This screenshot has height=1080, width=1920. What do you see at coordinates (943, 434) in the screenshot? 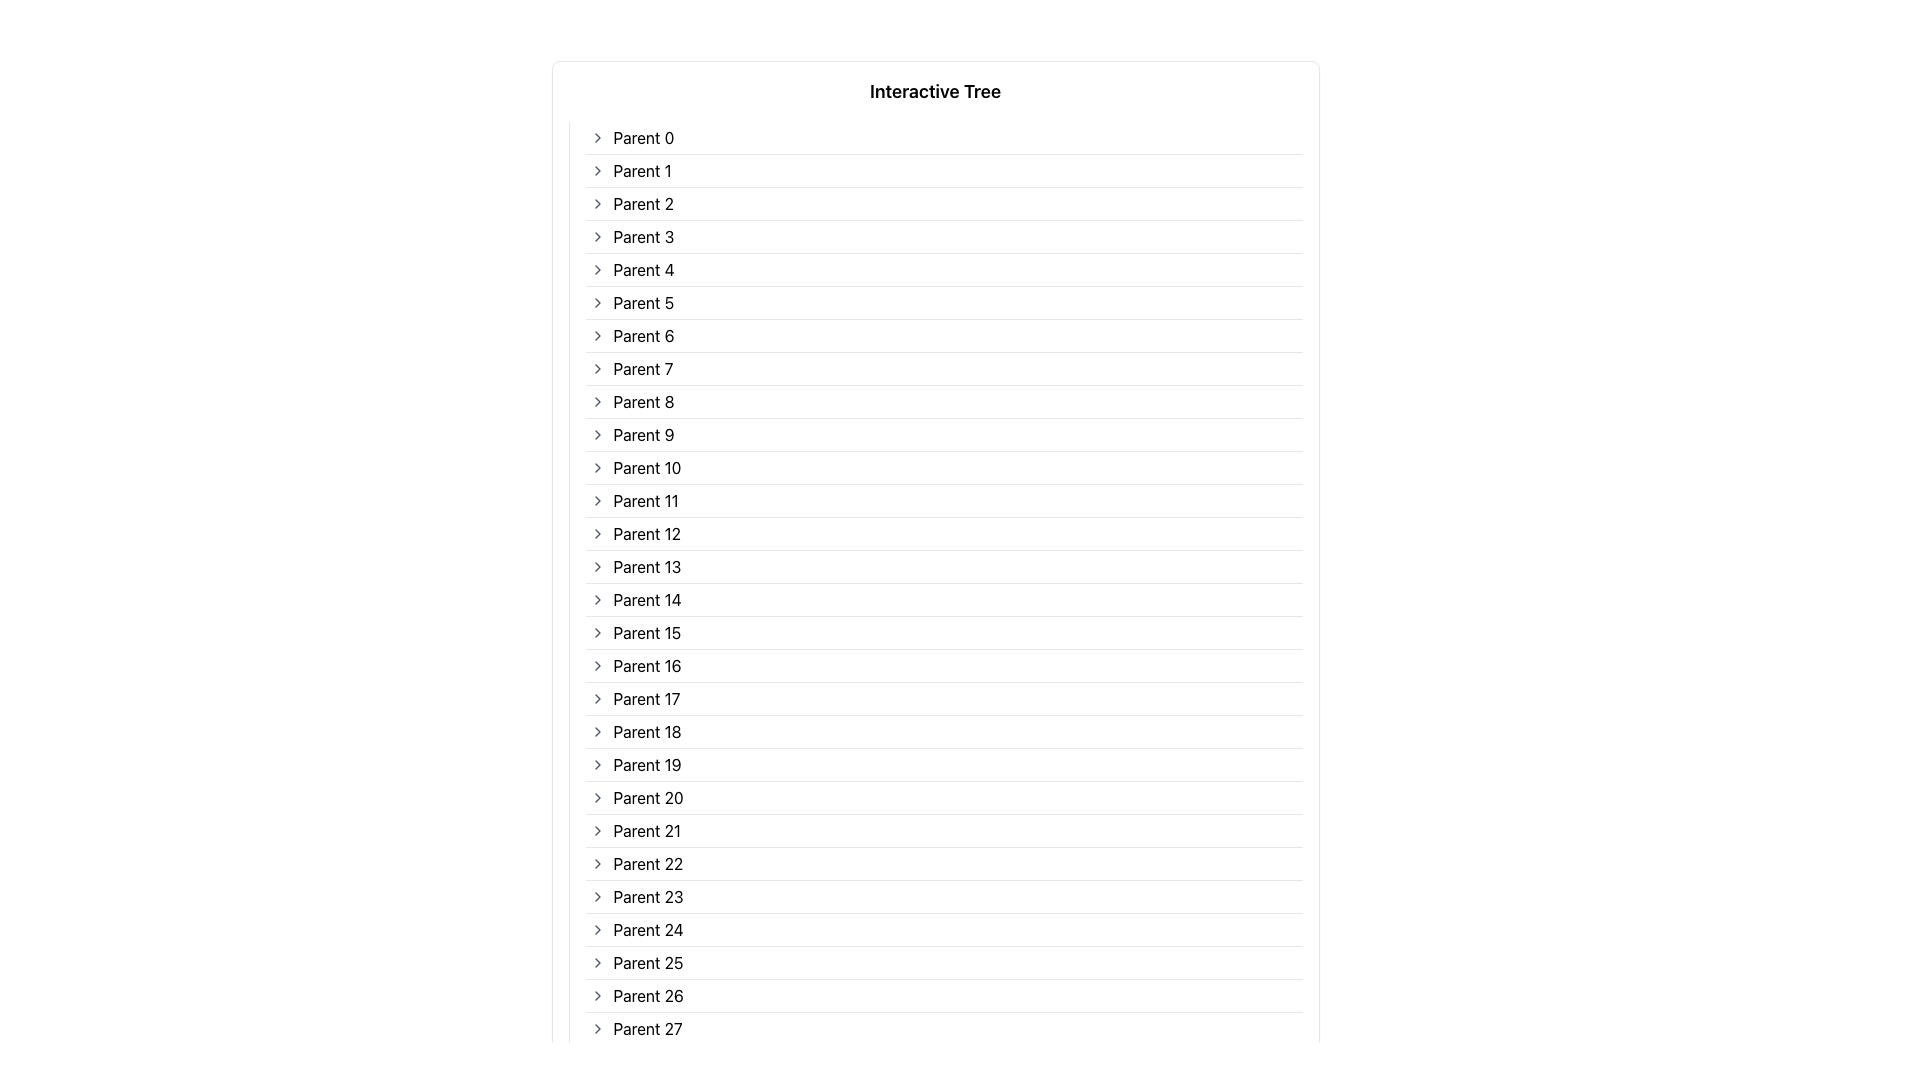
I see `the ninth List Item in the 'Interactive Tree'` at bounding box center [943, 434].